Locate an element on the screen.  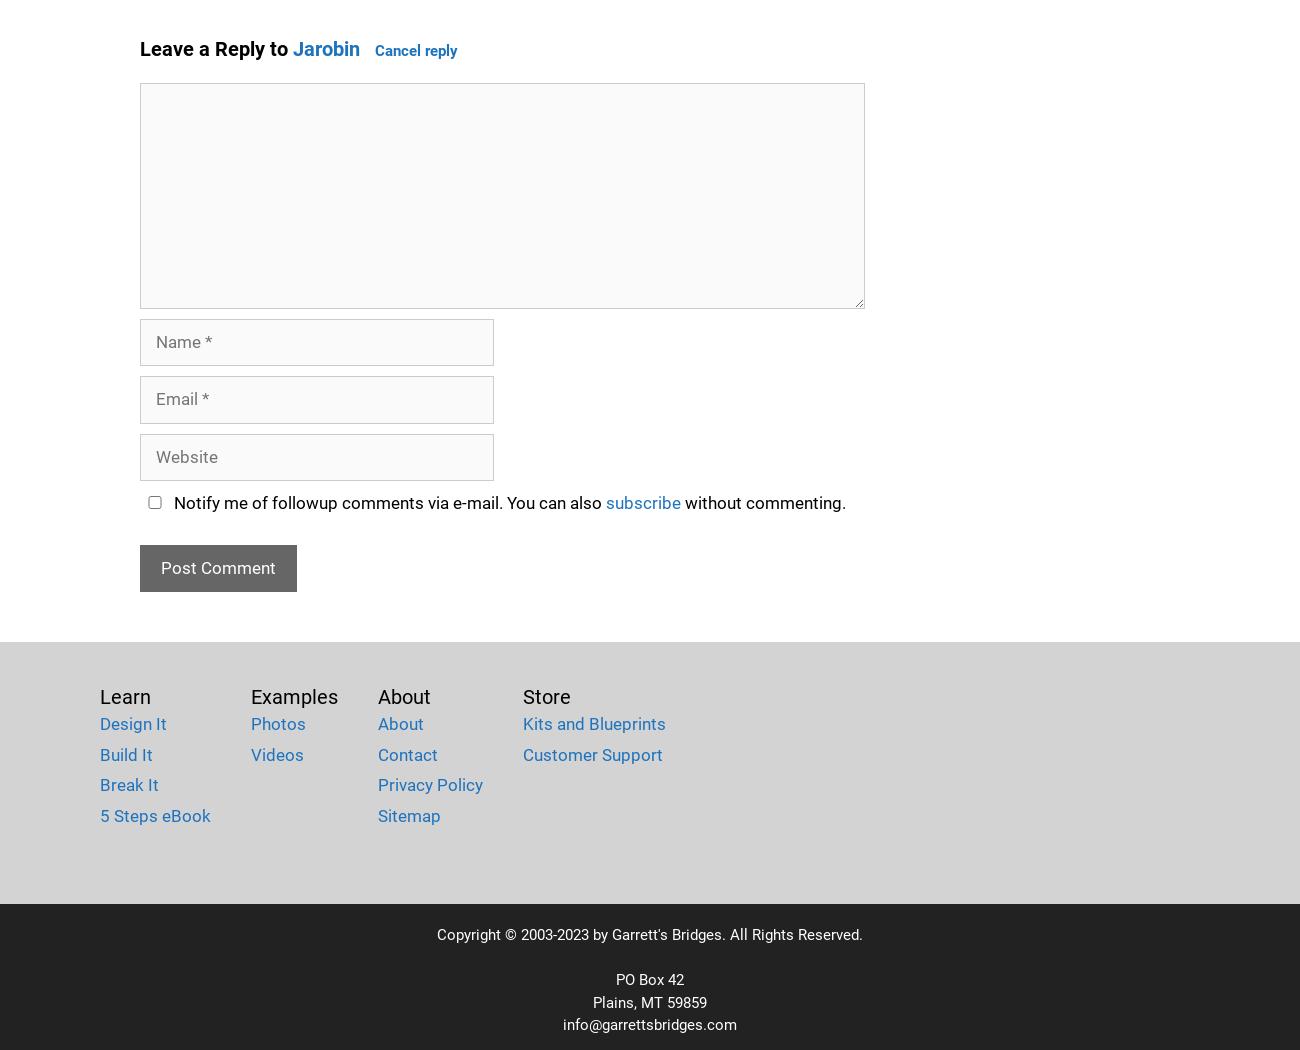
'Copyright © 2003-2023 by Garrett's Bridges. All Rights Reserved.' is located at coordinates (650, 935).